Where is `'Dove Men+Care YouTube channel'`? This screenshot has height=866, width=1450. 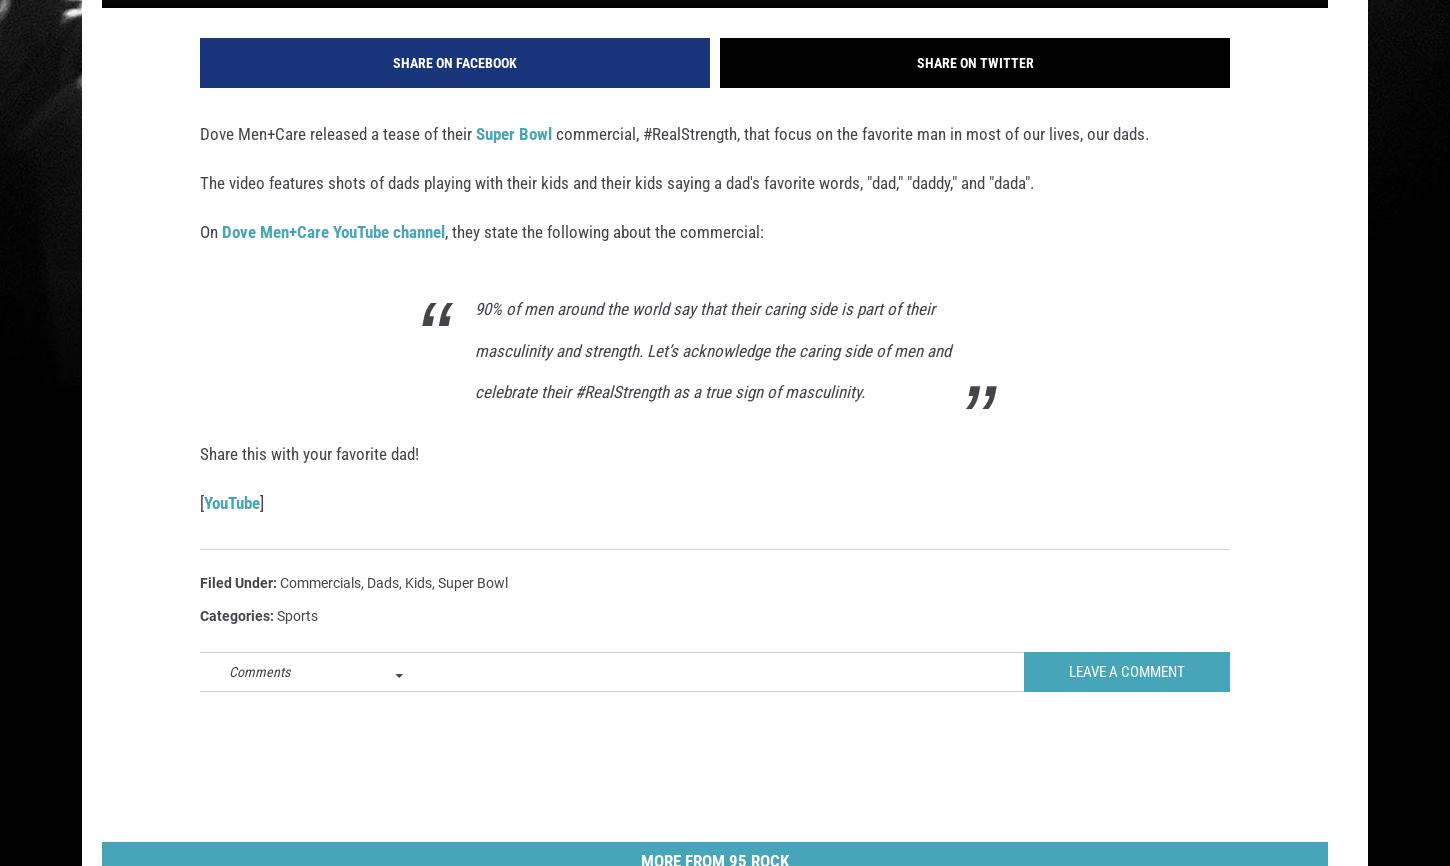
'Dove Men+Care YouTube channel' is located at coordinates (333, 258).